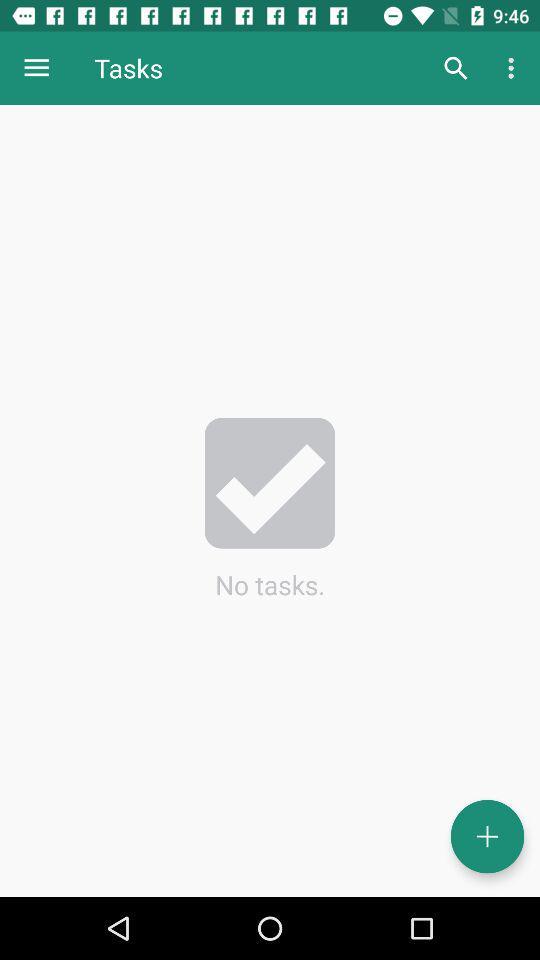  I want to click on icon below the no tasks., so click(486, 836).